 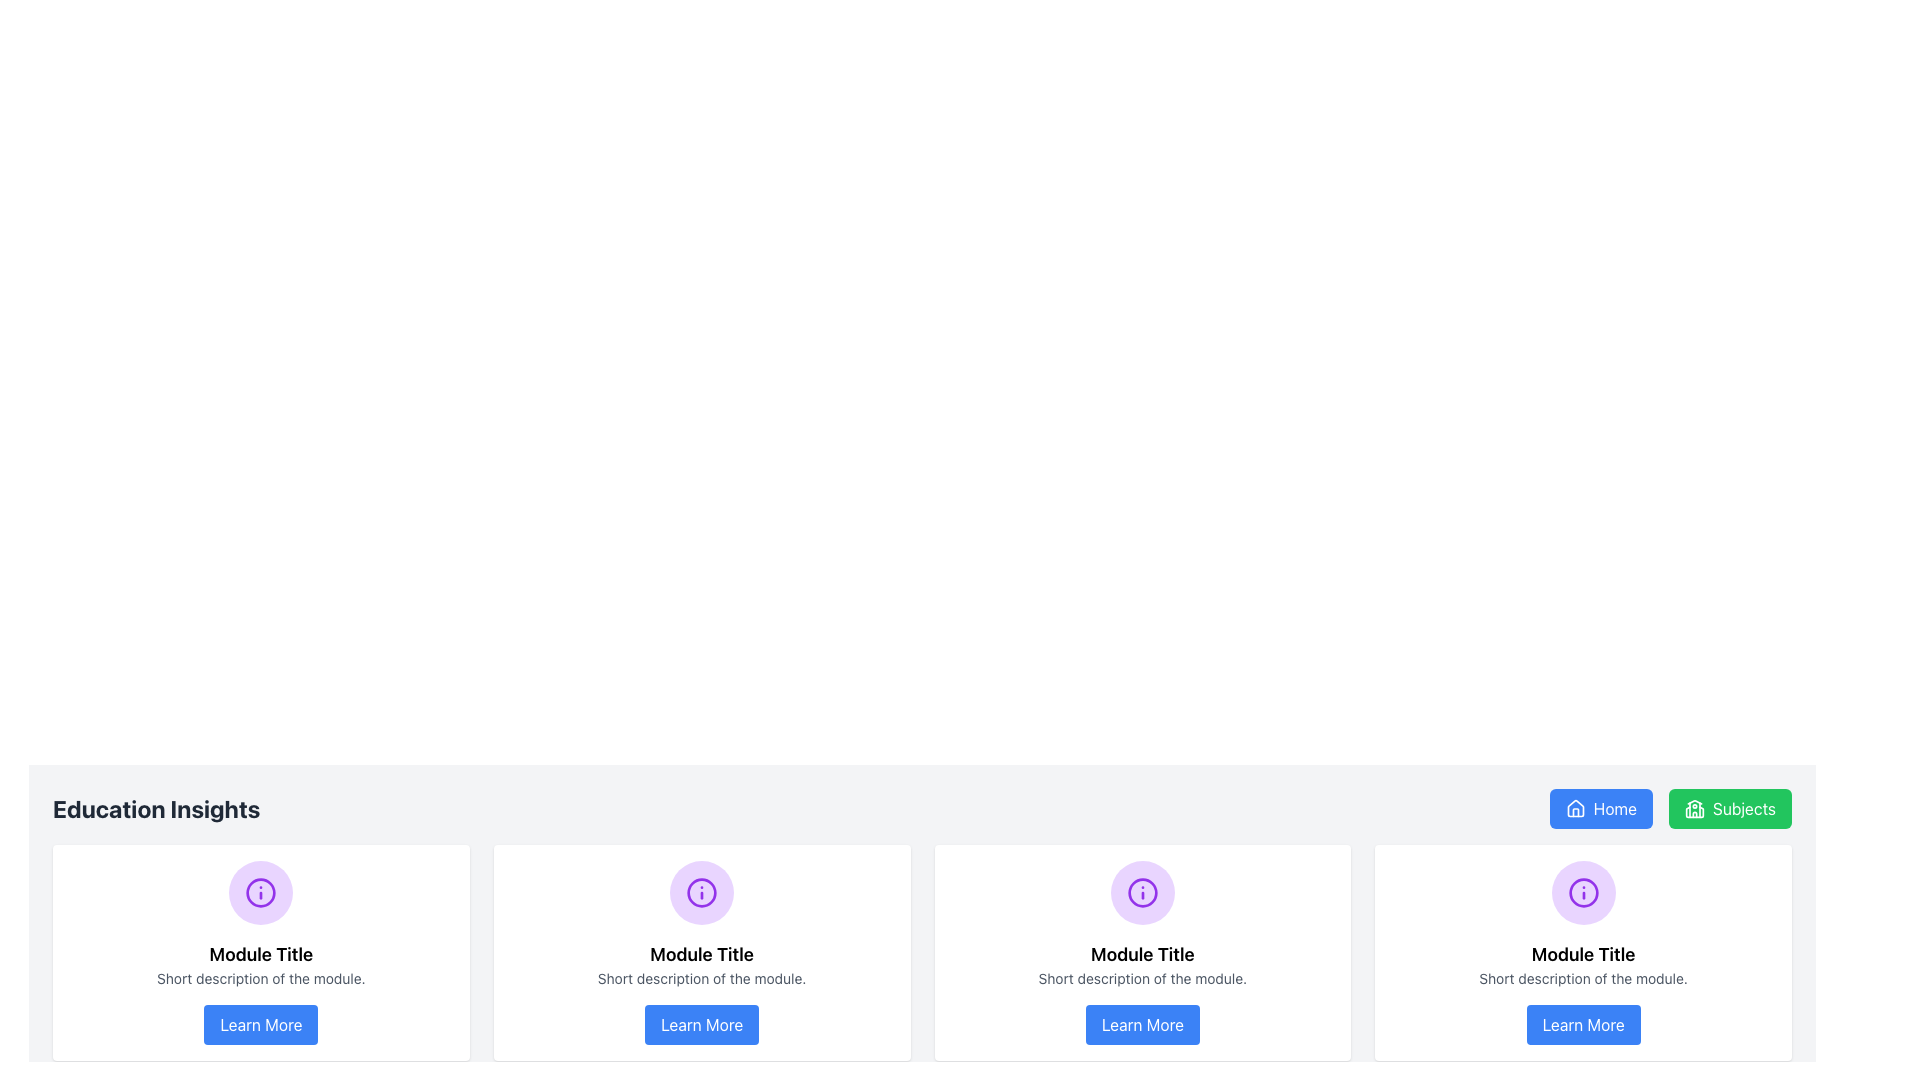 What do you see at coordinates (1142, 925) in the screenshot?
I see `the content displayed in the third card section which contains a purple circular 'info' icon, bold black text 'Module Title', and a smaller gray description below it` at bounding box center [1142, 925].